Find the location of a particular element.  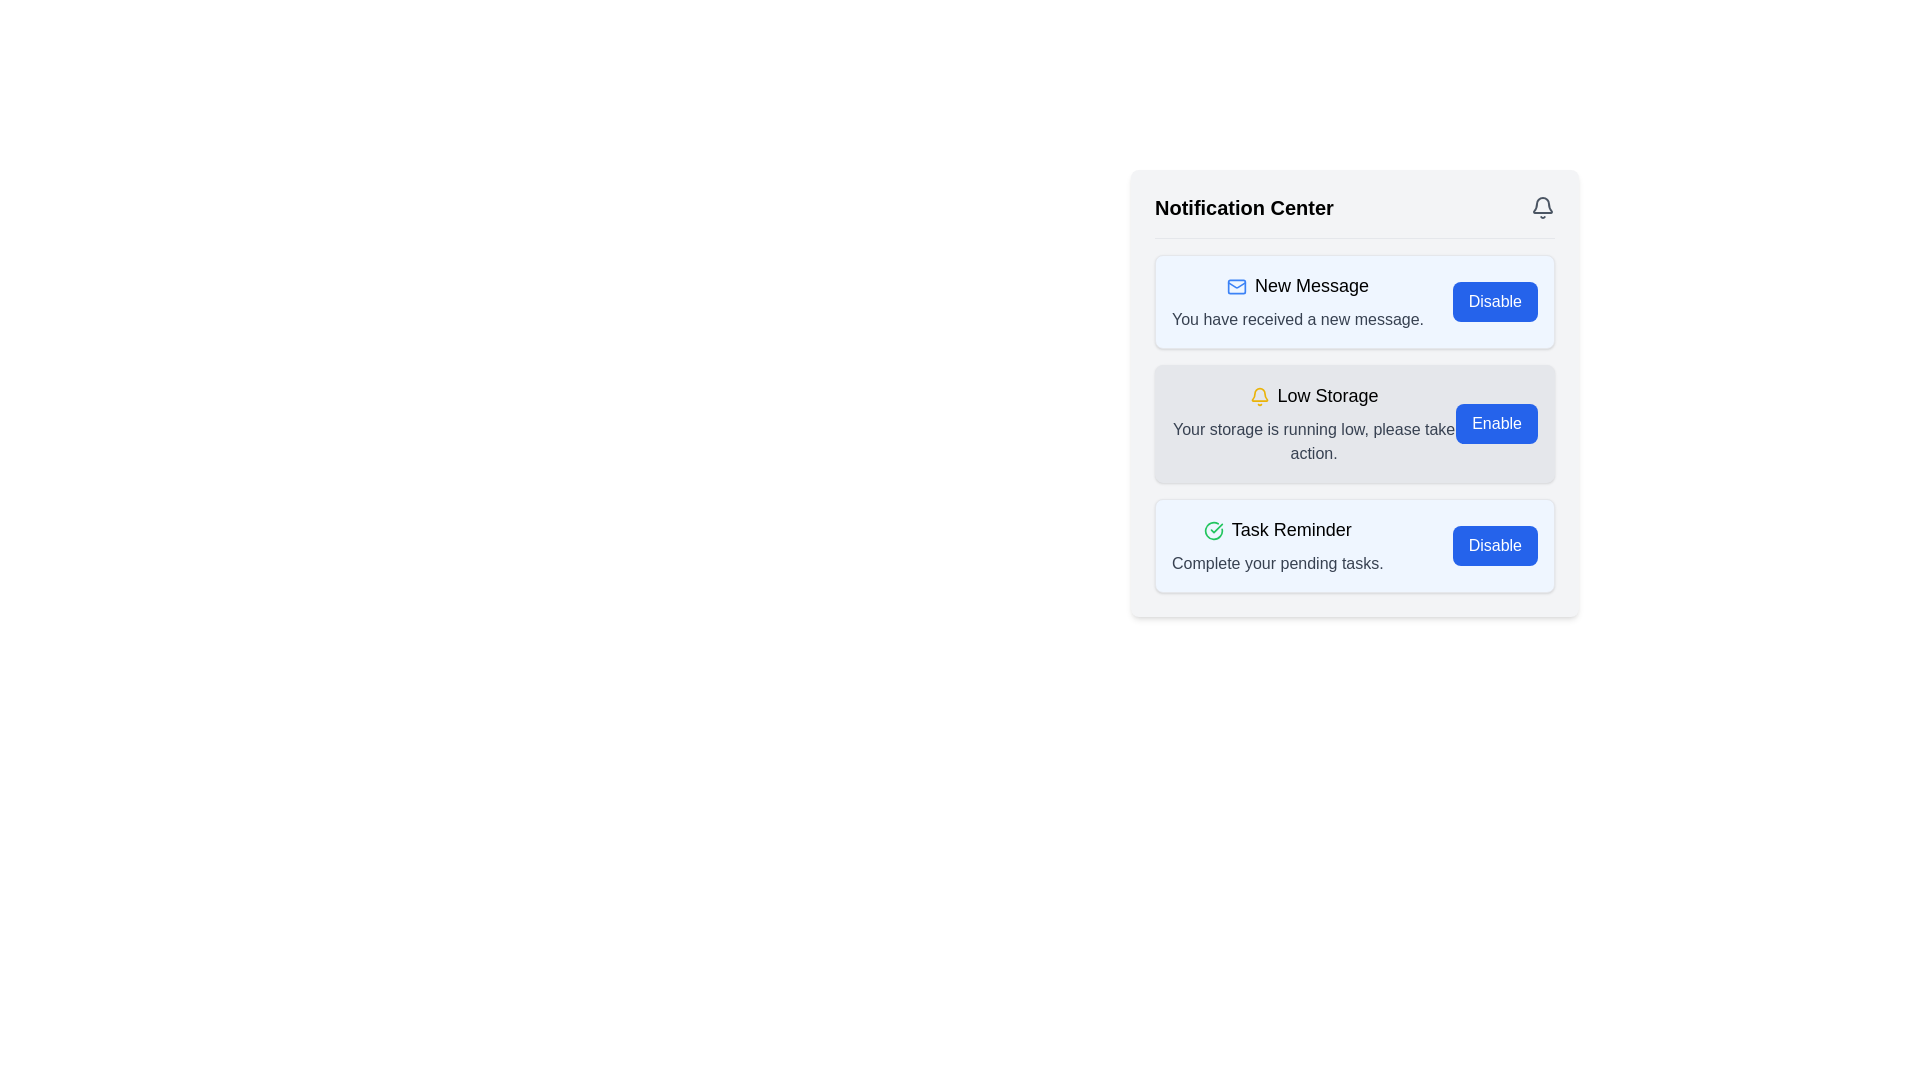

the heading element that serves as the title and visual identifier for the notification panel, located at the top of the panel is located at coordinates (1354, 216).